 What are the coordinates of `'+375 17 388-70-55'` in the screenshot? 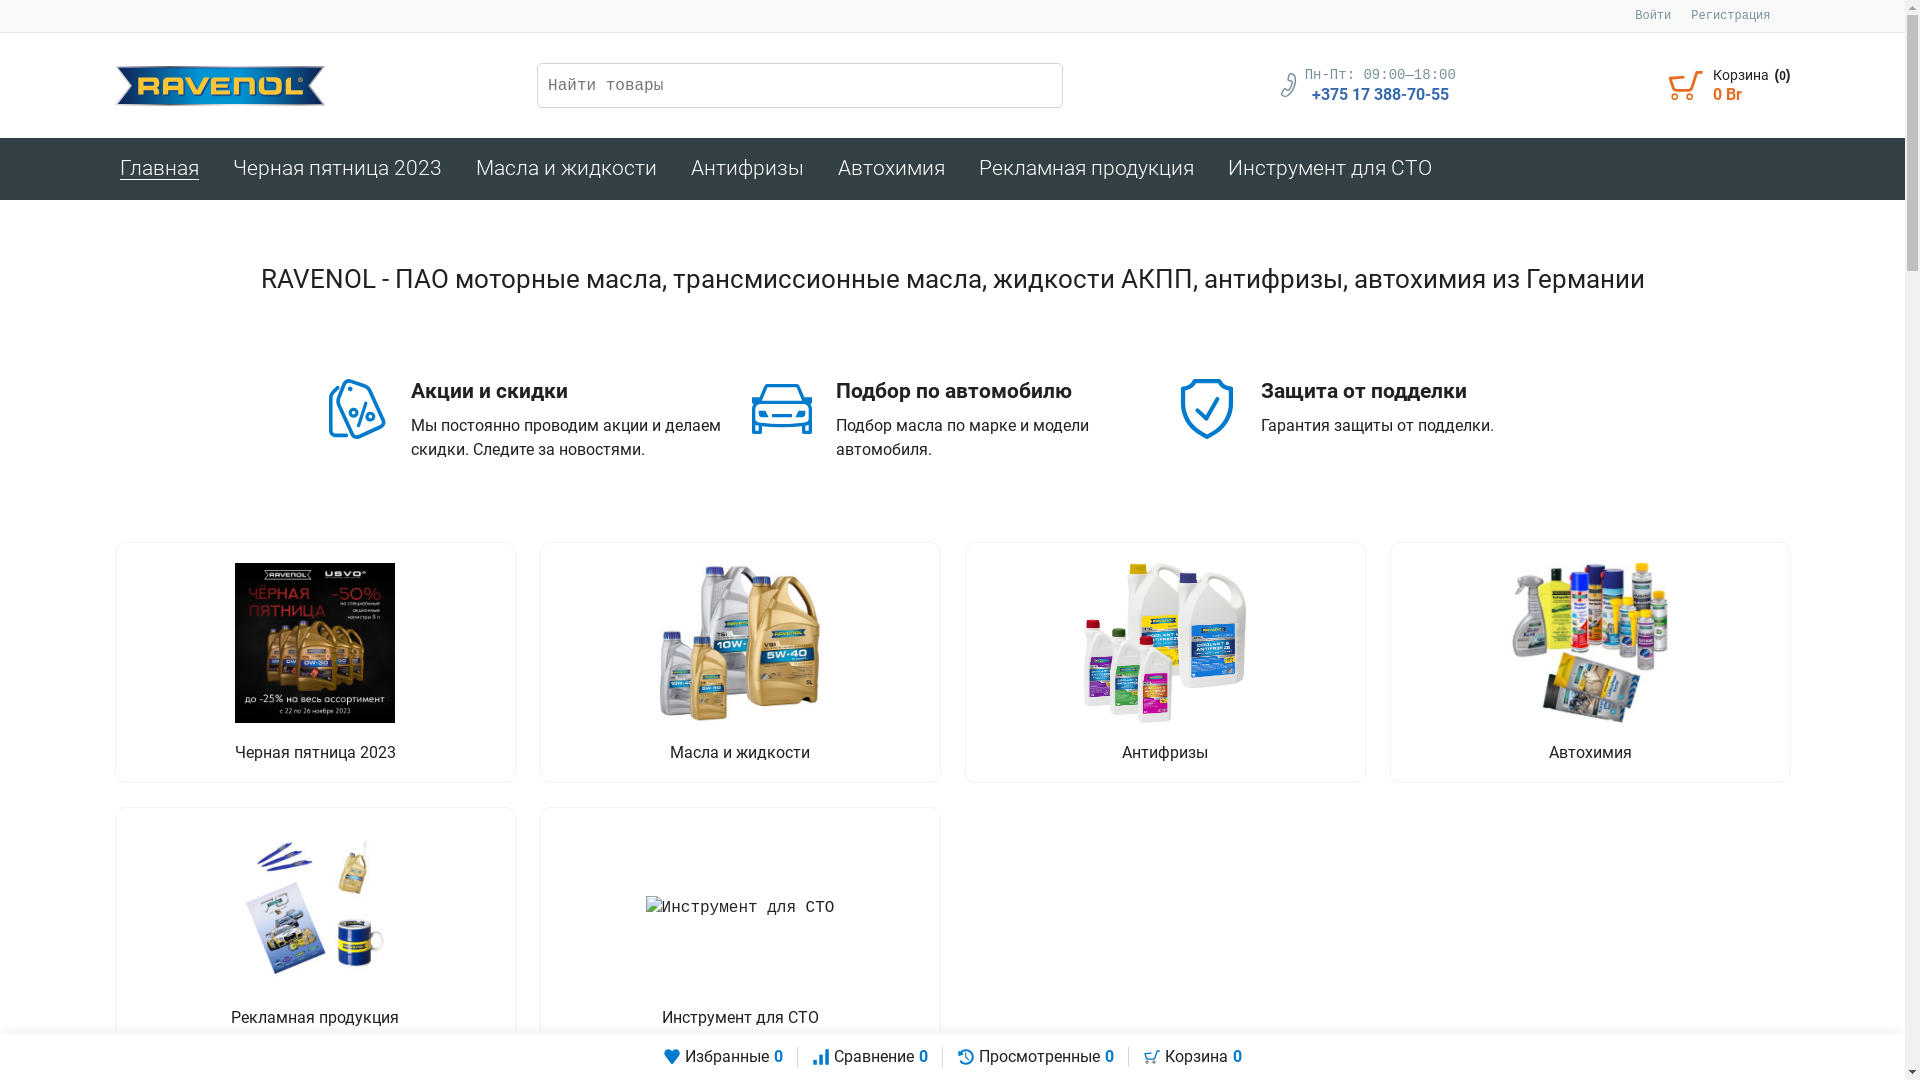 It's located at (1311, 95).